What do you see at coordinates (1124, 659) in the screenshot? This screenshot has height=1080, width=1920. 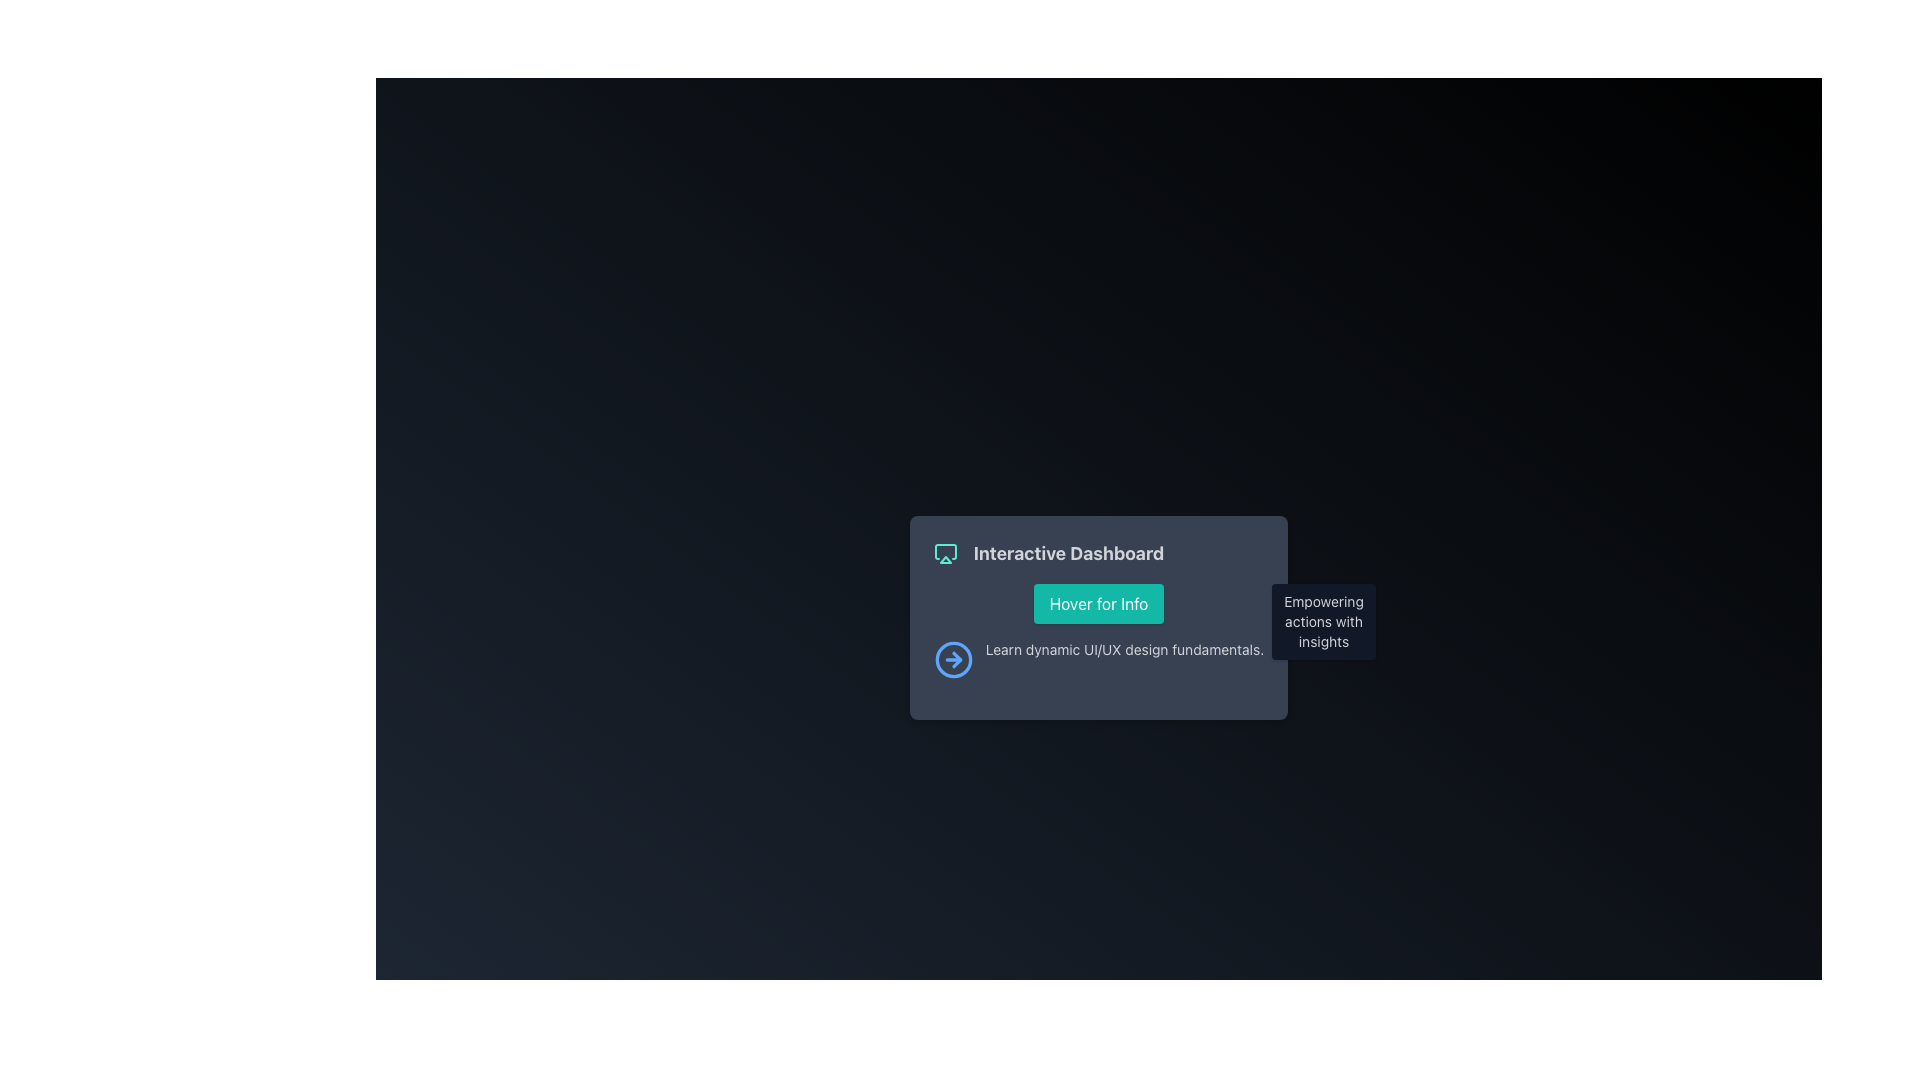 I see `the static label displaying the text 'Learn dynamic UI/UX design fundamentals.' which is styled with a small font size on a dark background and positioned next to a right-arrow icon` at bounding box center [1124, 659].